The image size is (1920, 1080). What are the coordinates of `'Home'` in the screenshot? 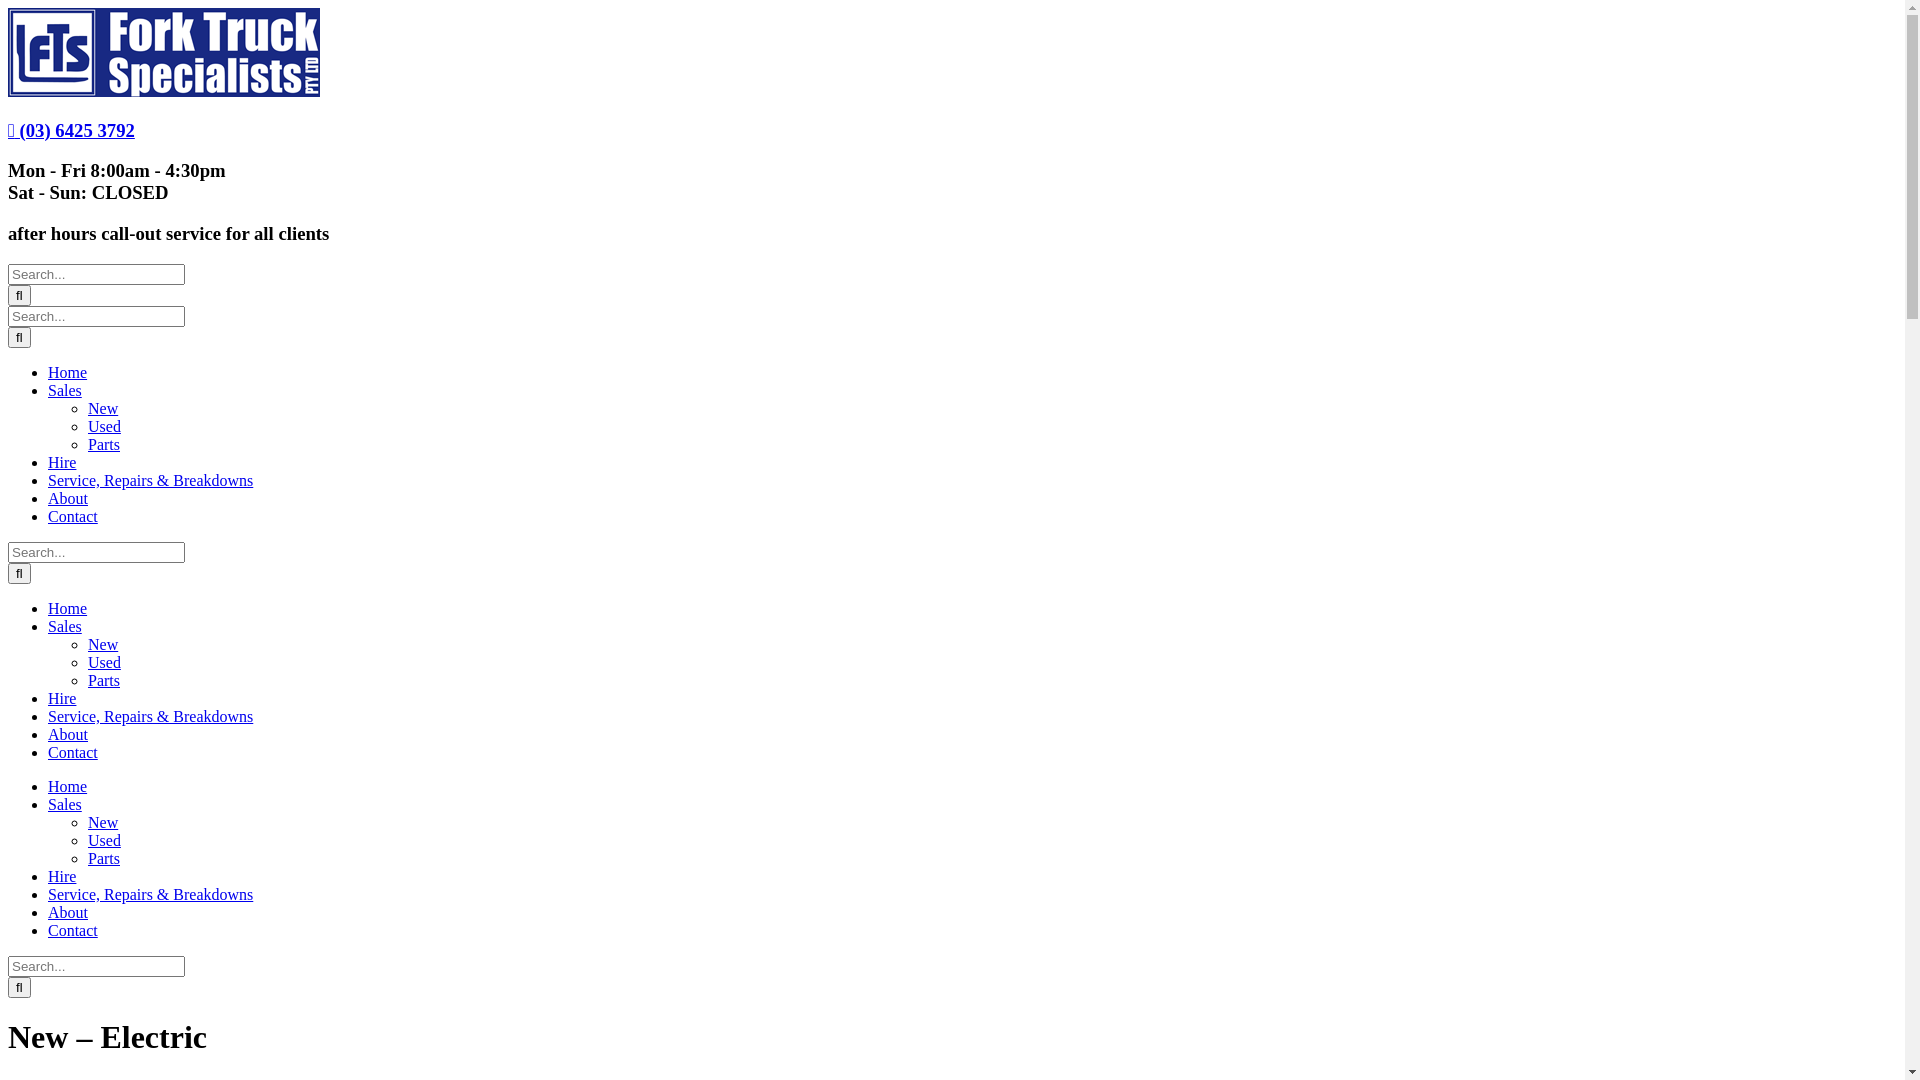 It's located at (48, 607).